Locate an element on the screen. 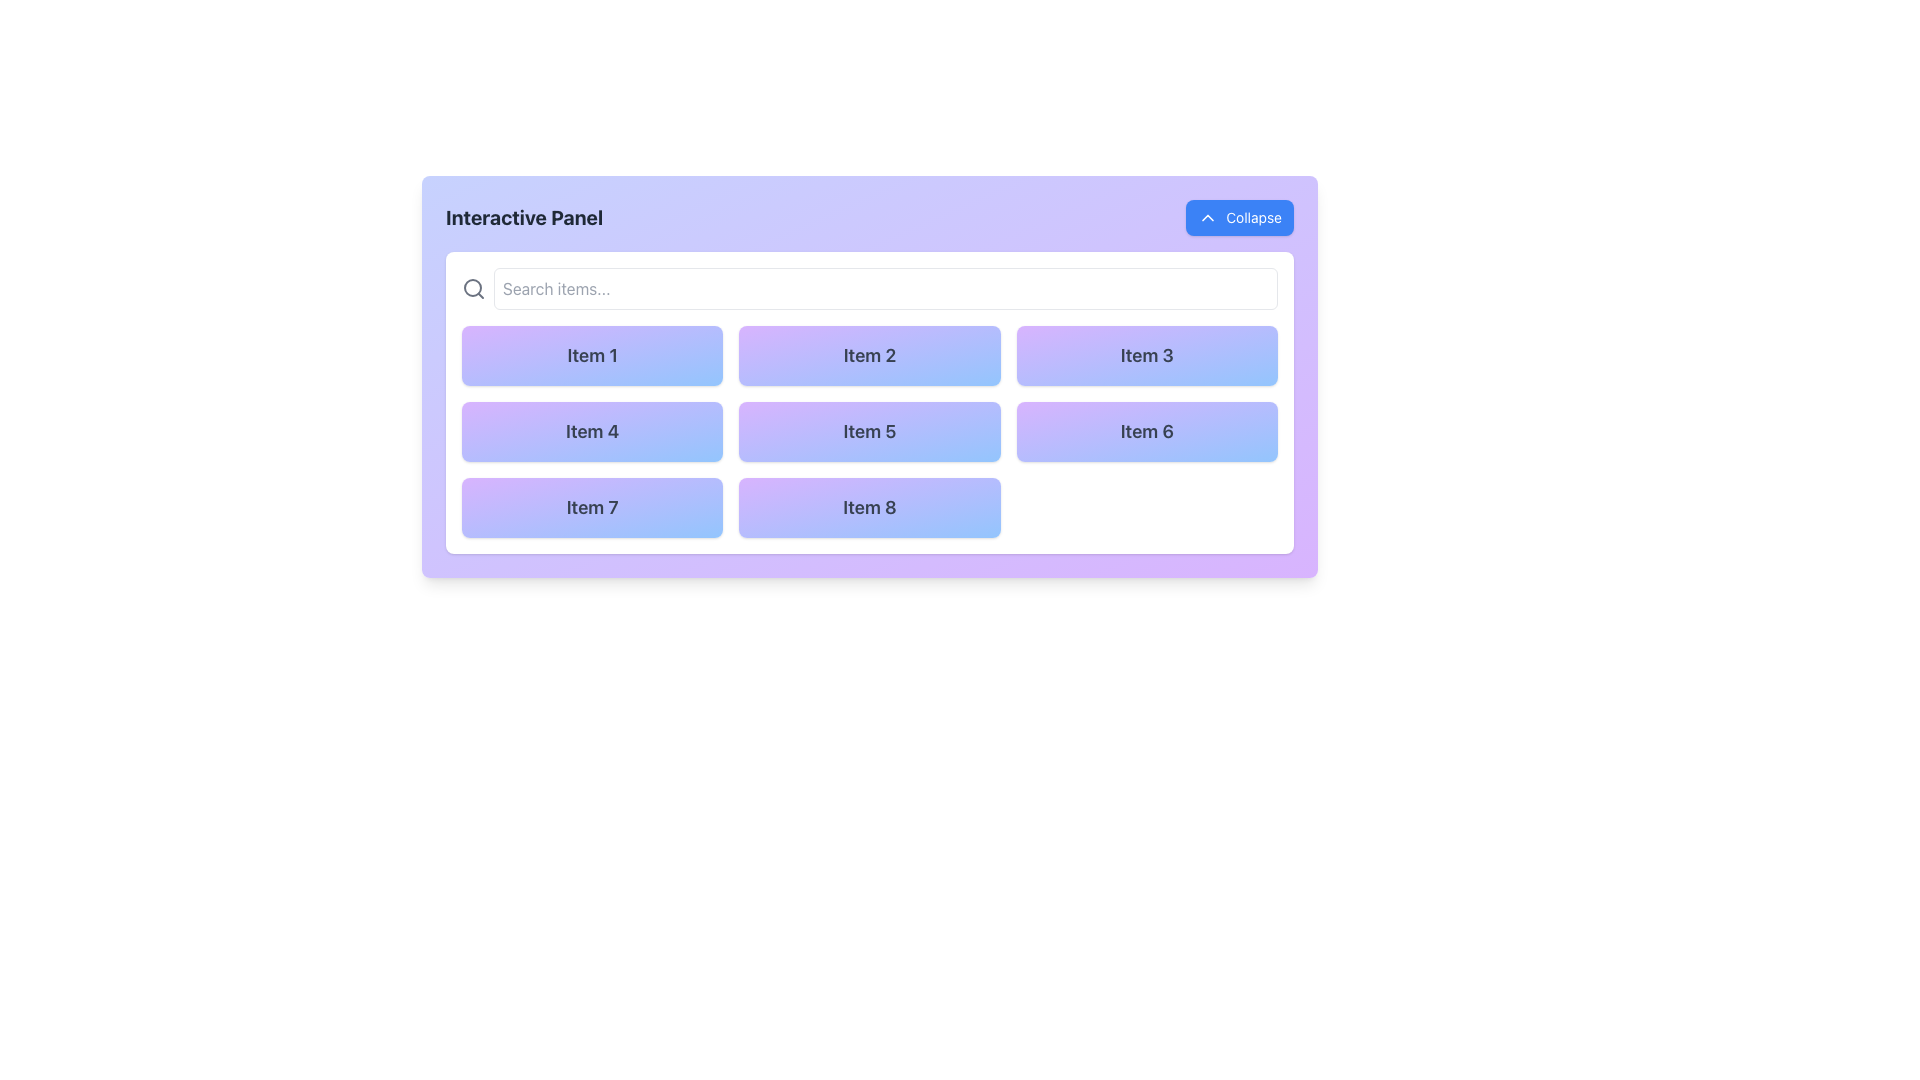 Image resolution: width=1920 pixels, height=1080 pixels. the circular magnifying glass icon located to the left of the 'Search items...' input field is located at coordinates (473, 289).